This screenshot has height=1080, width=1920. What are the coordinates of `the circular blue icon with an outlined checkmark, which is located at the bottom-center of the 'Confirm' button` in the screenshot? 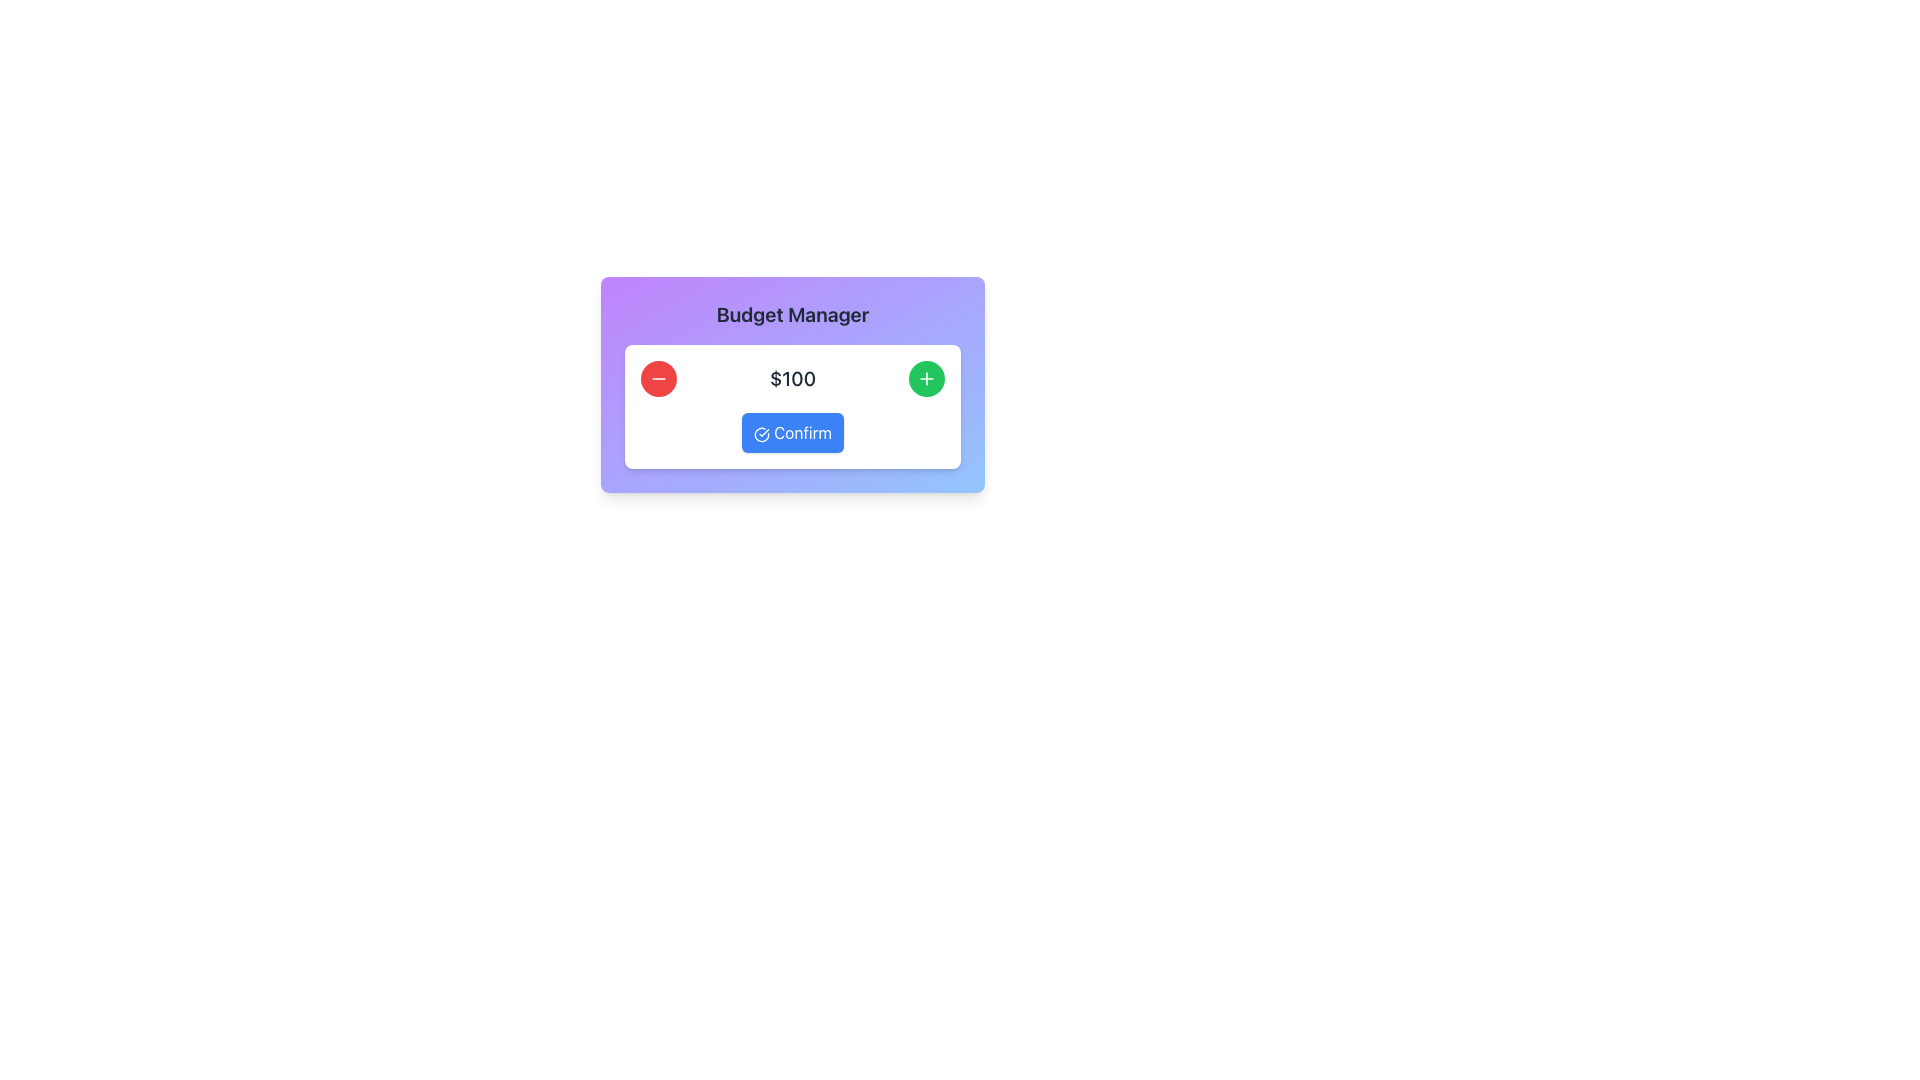 It's located at (760, 433).